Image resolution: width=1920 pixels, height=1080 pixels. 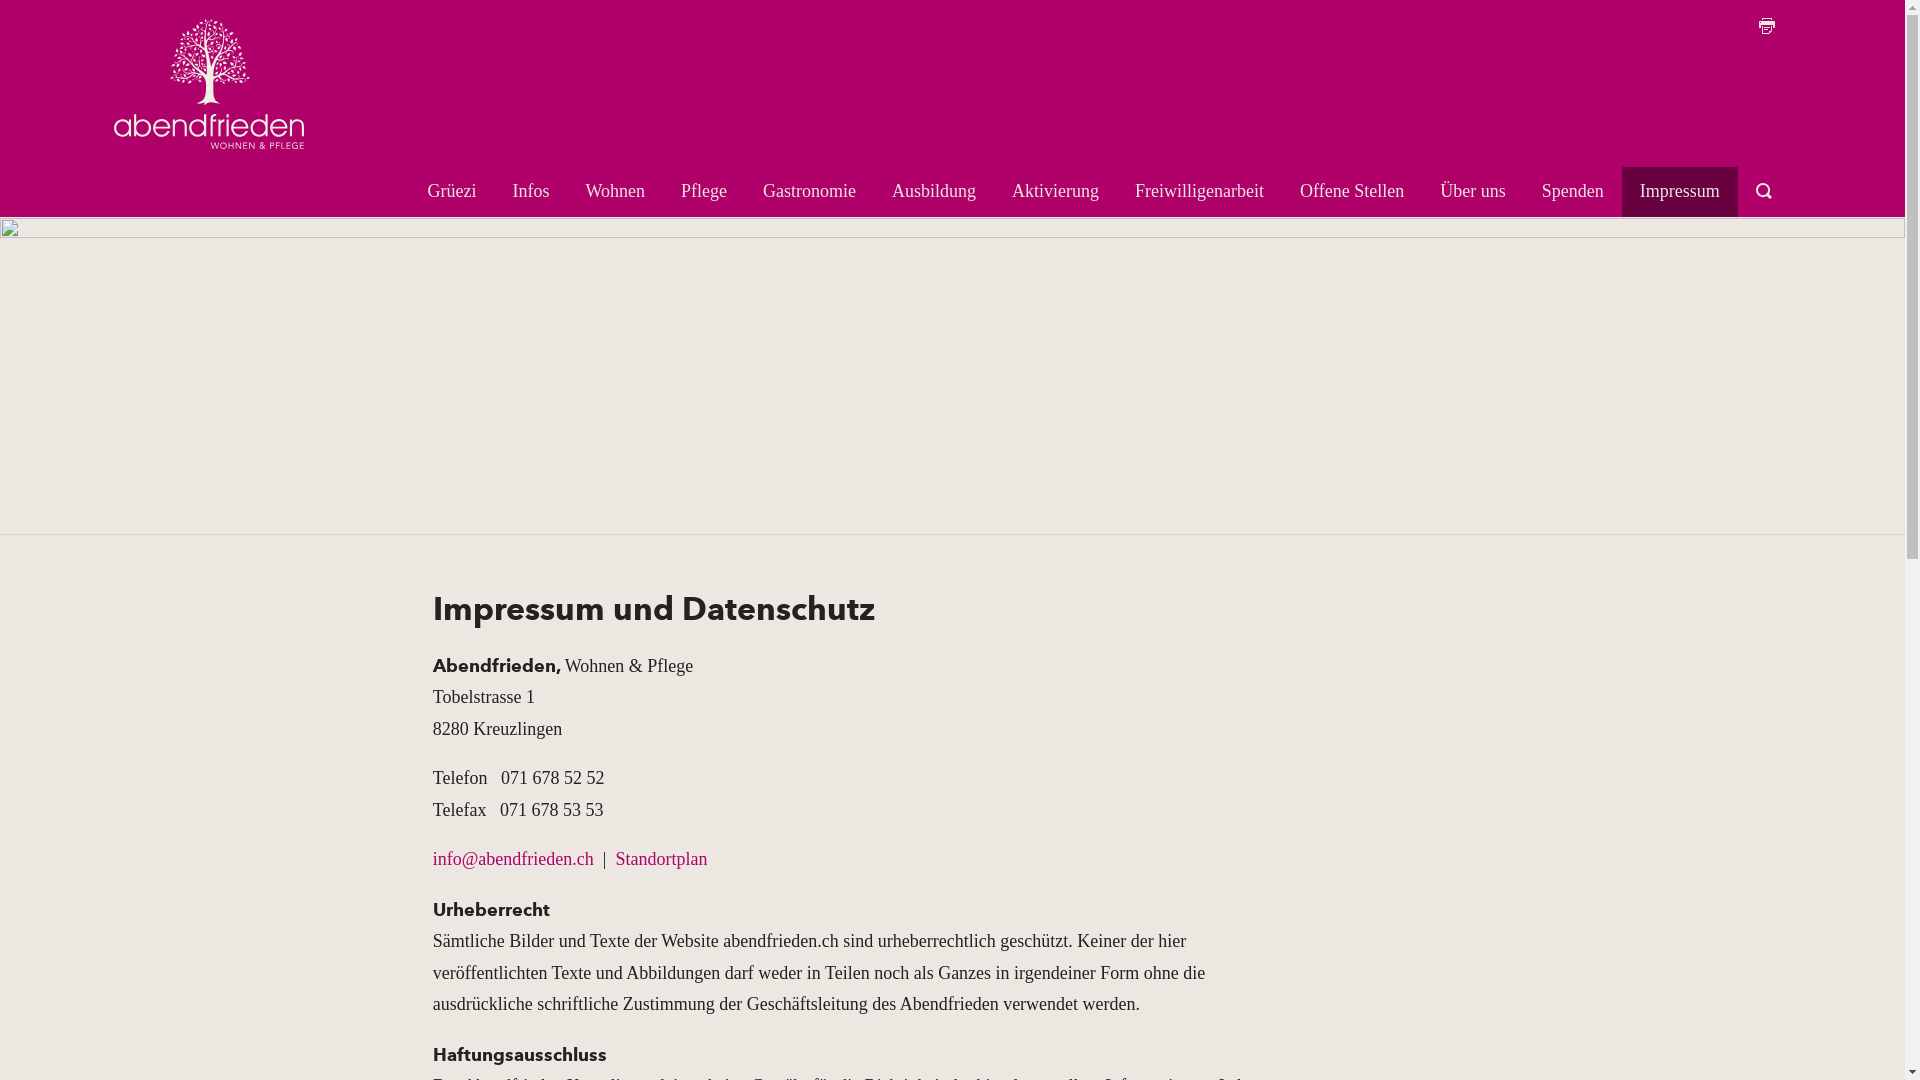 What do you see at coordinates (1054, 192) in the screenshot?
I see `'Aktivierung'` at bounding box center [1054, 192].